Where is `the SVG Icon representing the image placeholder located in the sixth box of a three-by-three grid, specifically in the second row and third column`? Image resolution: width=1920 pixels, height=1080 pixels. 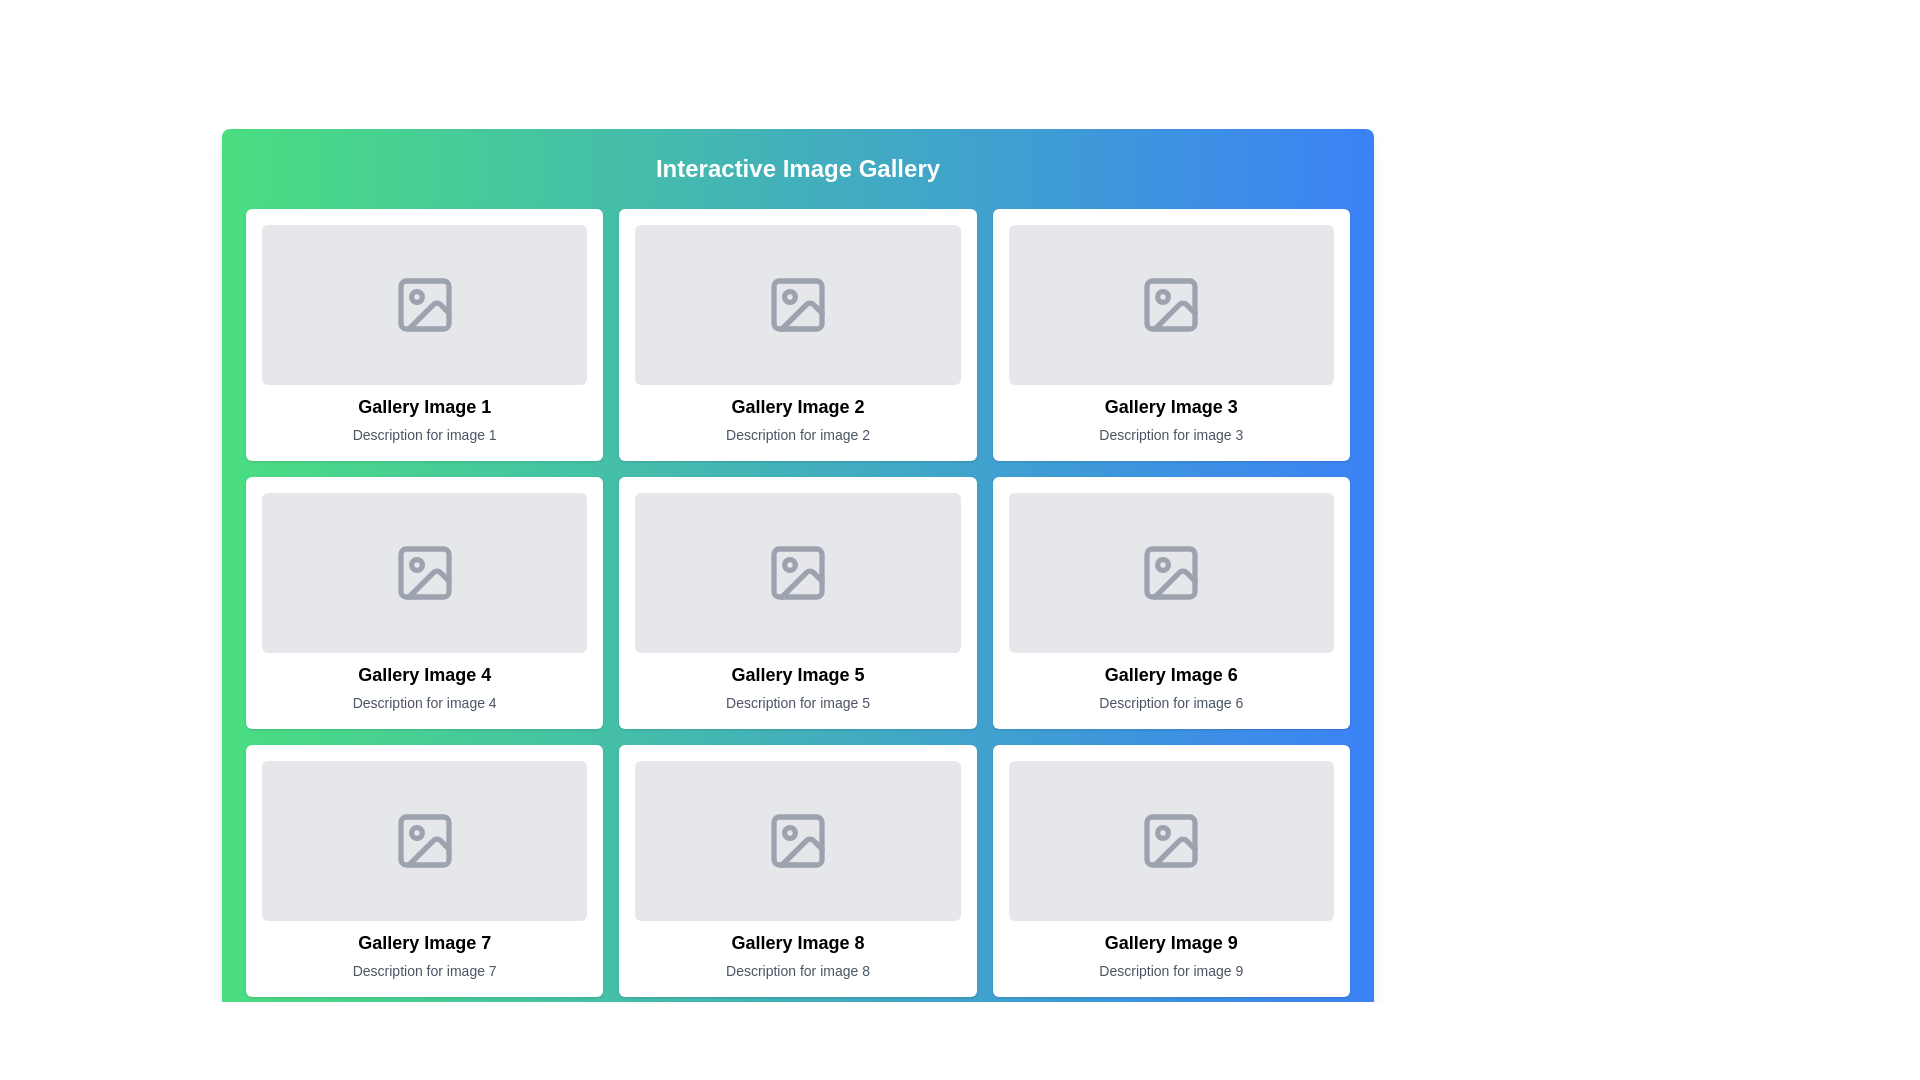
the SVG Icon representing the image placeholder located in the sixth box of a three-by-three grid, specifically in the second row and third column is located at coordinates (1171, 573).